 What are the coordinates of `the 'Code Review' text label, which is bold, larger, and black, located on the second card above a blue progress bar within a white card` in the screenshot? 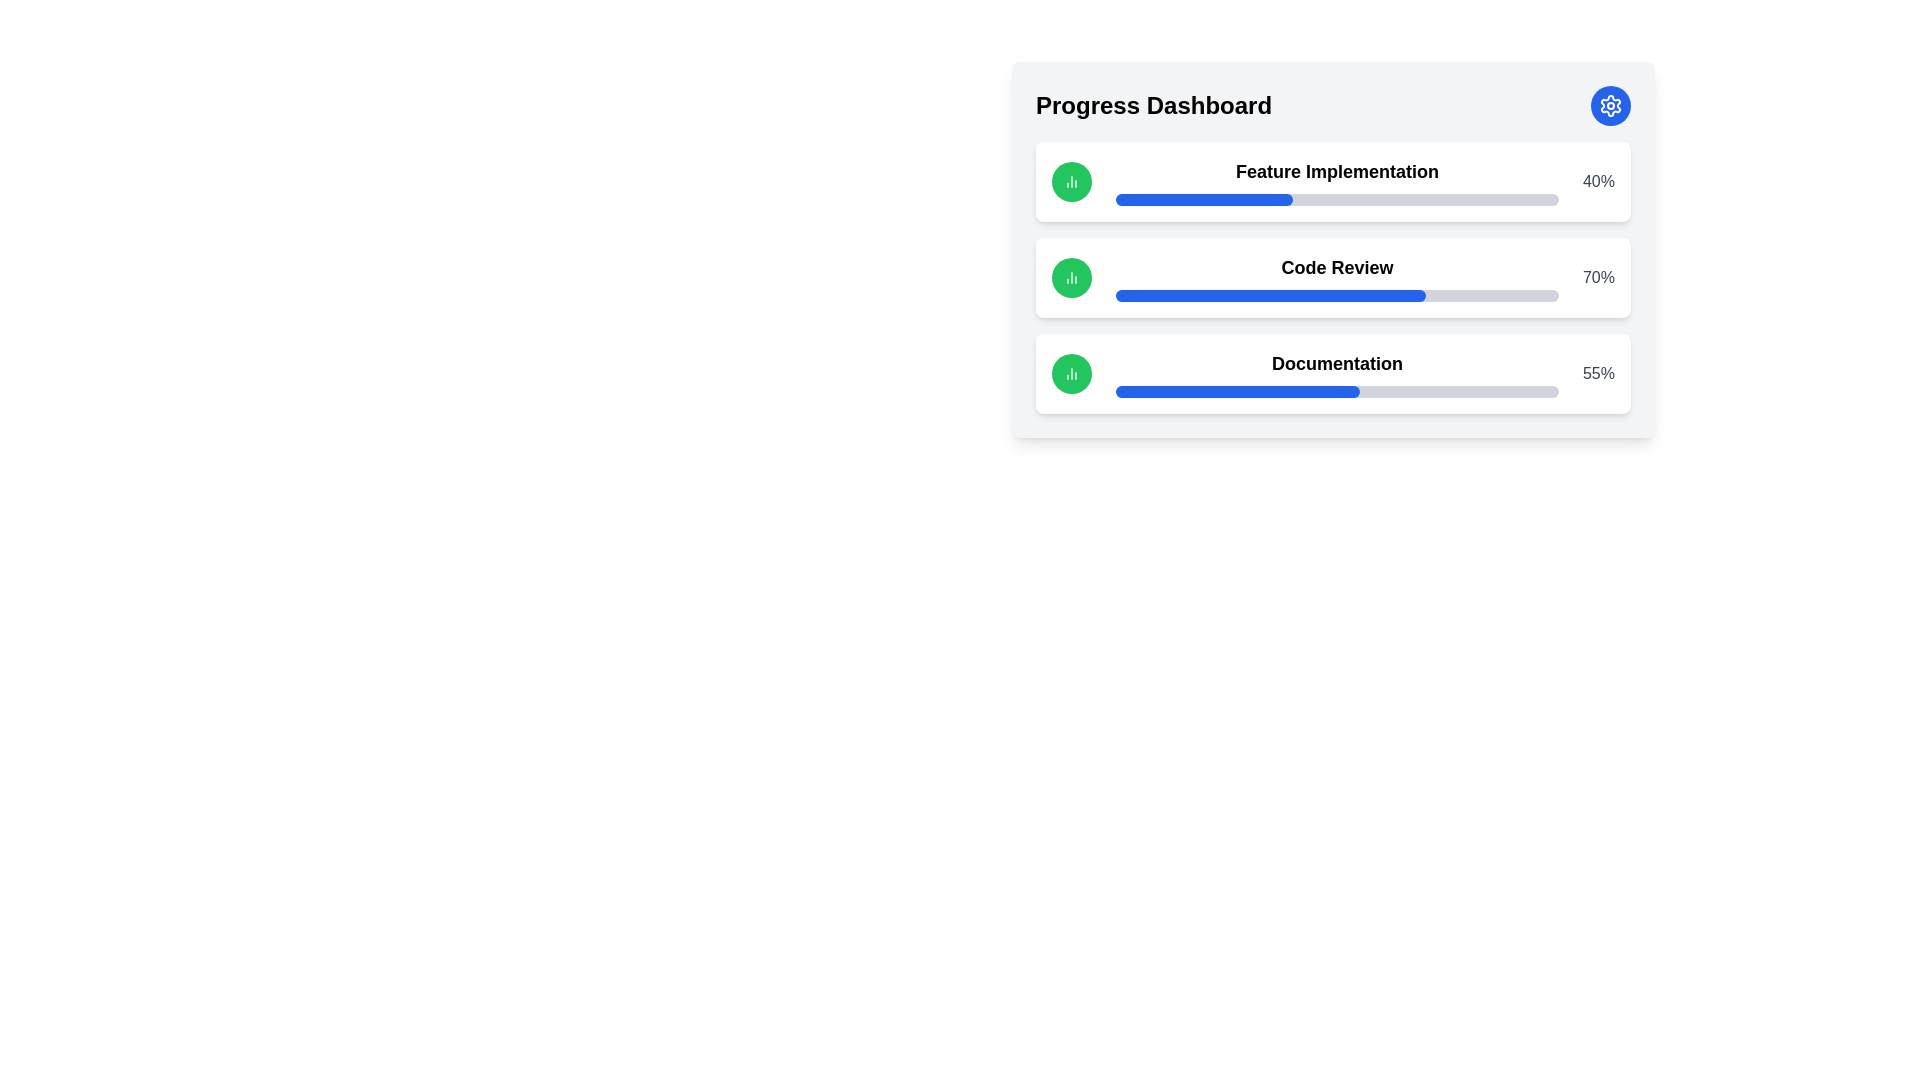 It's located at (1337, 266).